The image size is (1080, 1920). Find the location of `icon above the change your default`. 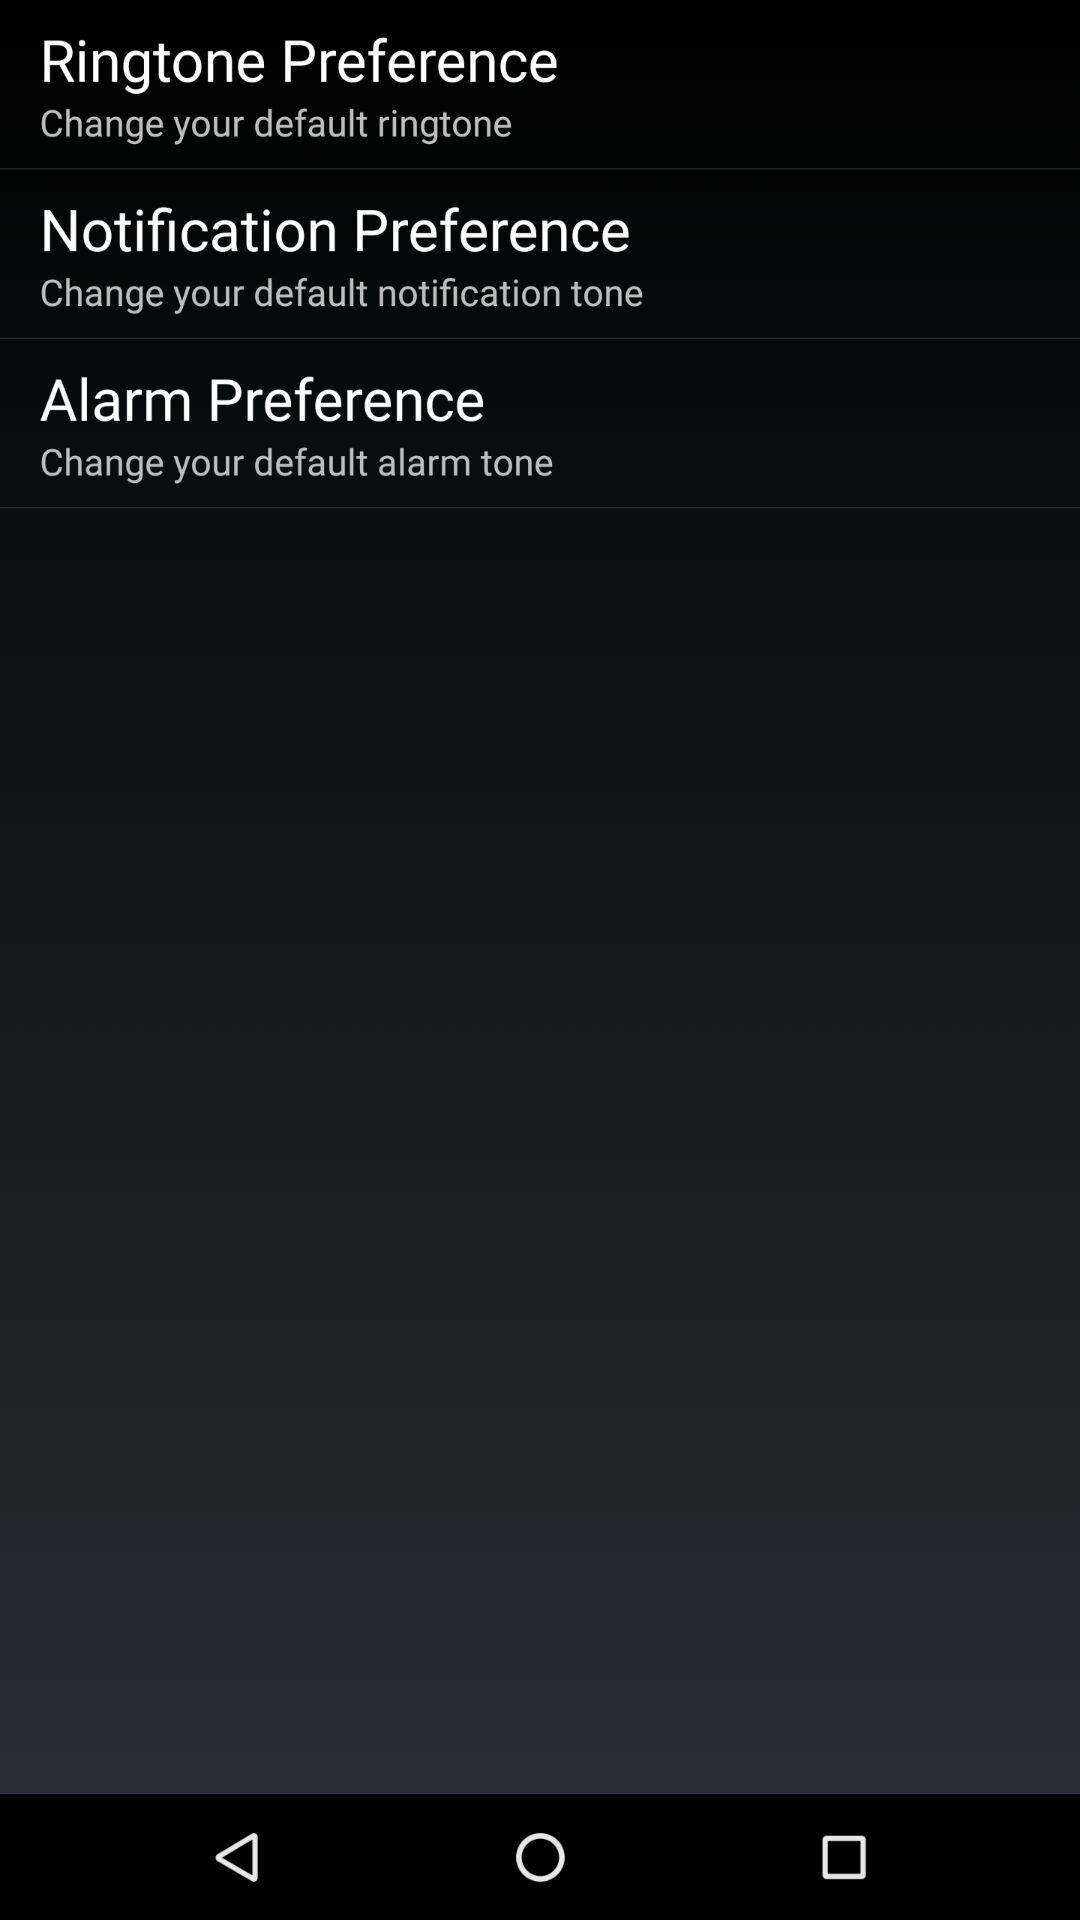

icon above the change your default is located at coordinates (334, 228).